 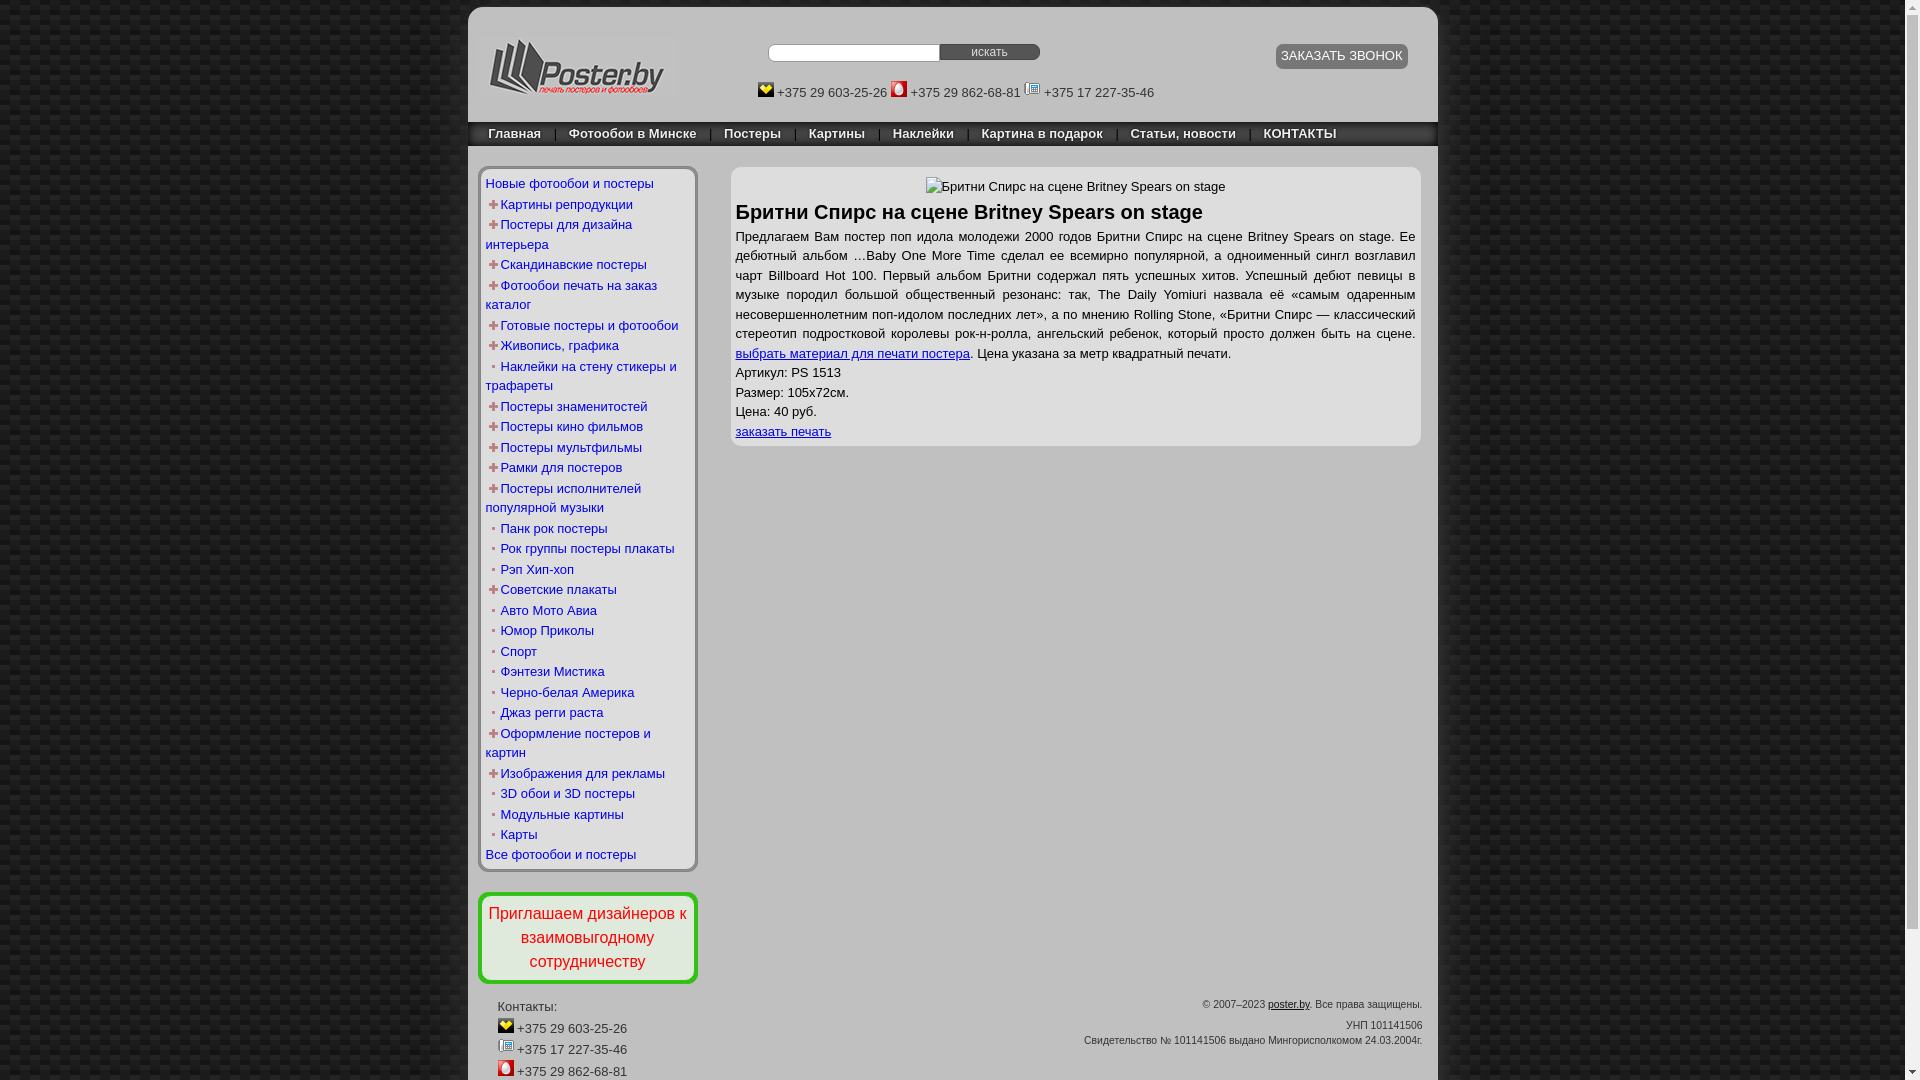 I want to click on 'Velcom', so click(x=765, y=87).